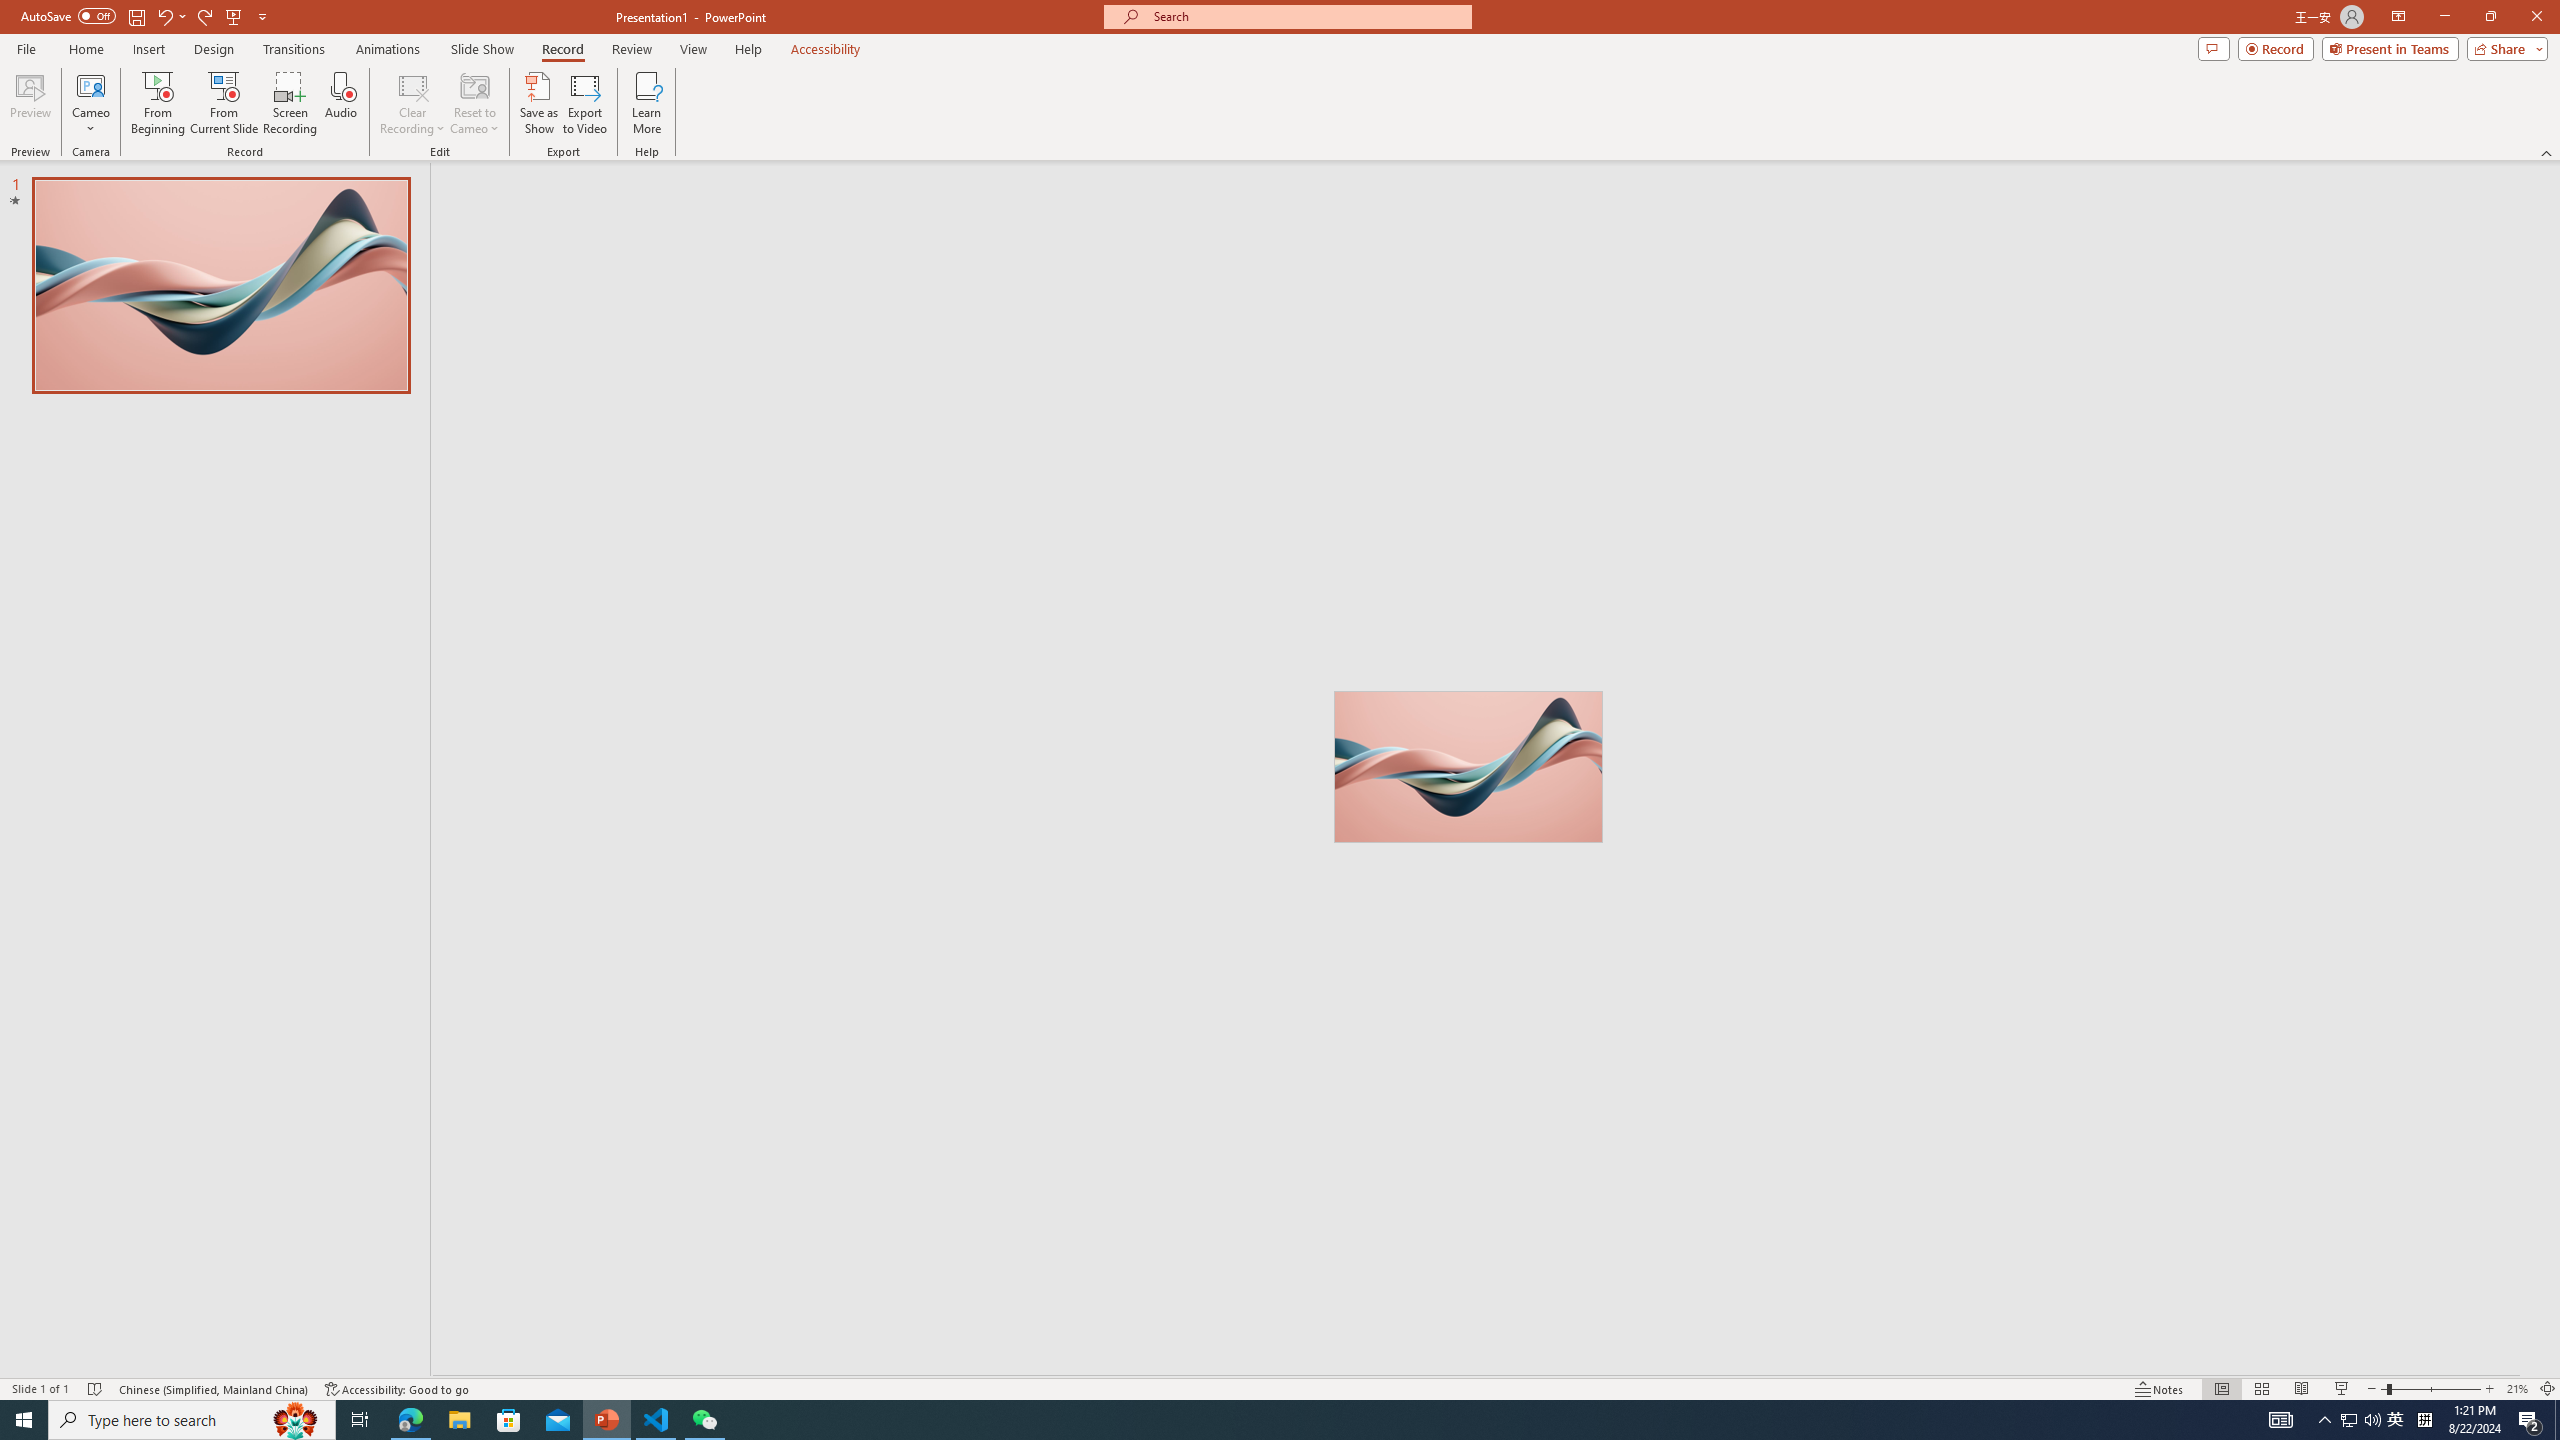 The height and width of the screenshot is (1440, 2560). I want to click on 'Wavy 3D art', so click(1467, 766).